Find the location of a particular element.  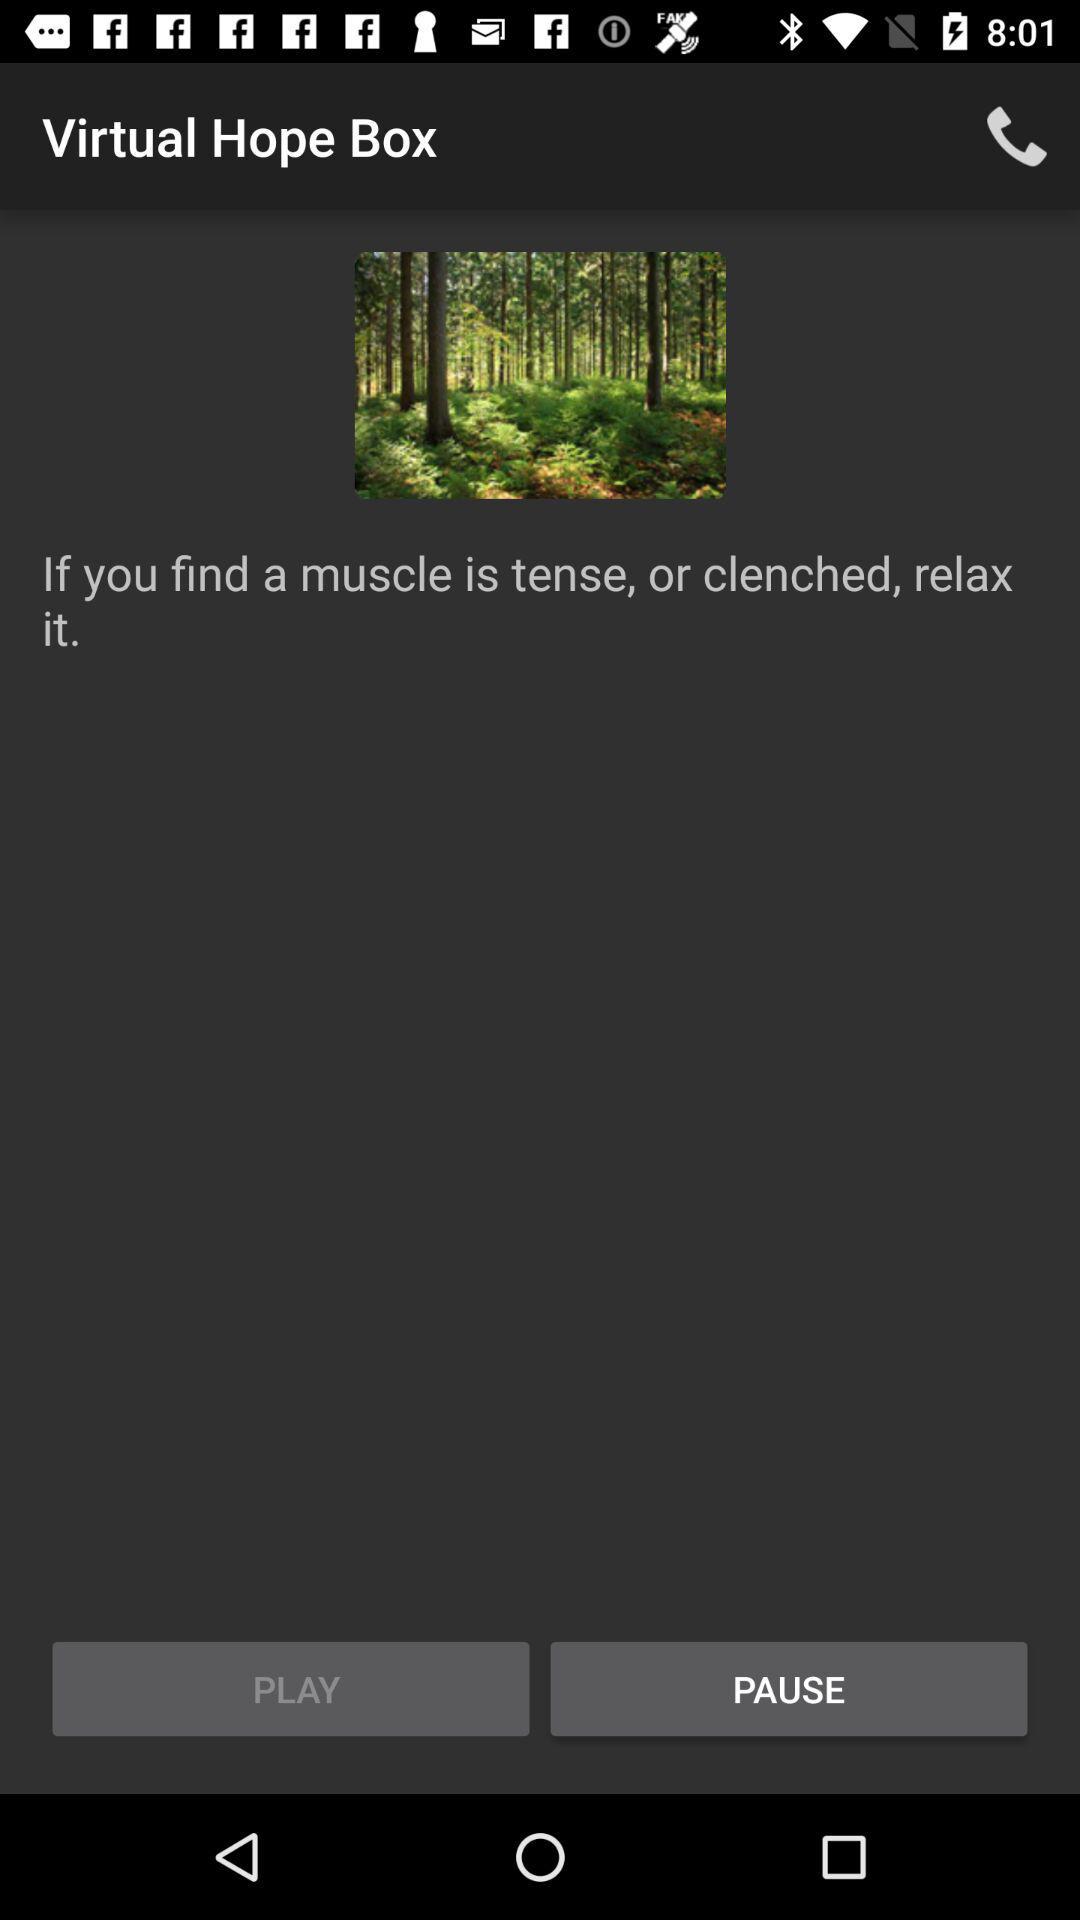

the pause icon is located at coordinates (788, 1688).